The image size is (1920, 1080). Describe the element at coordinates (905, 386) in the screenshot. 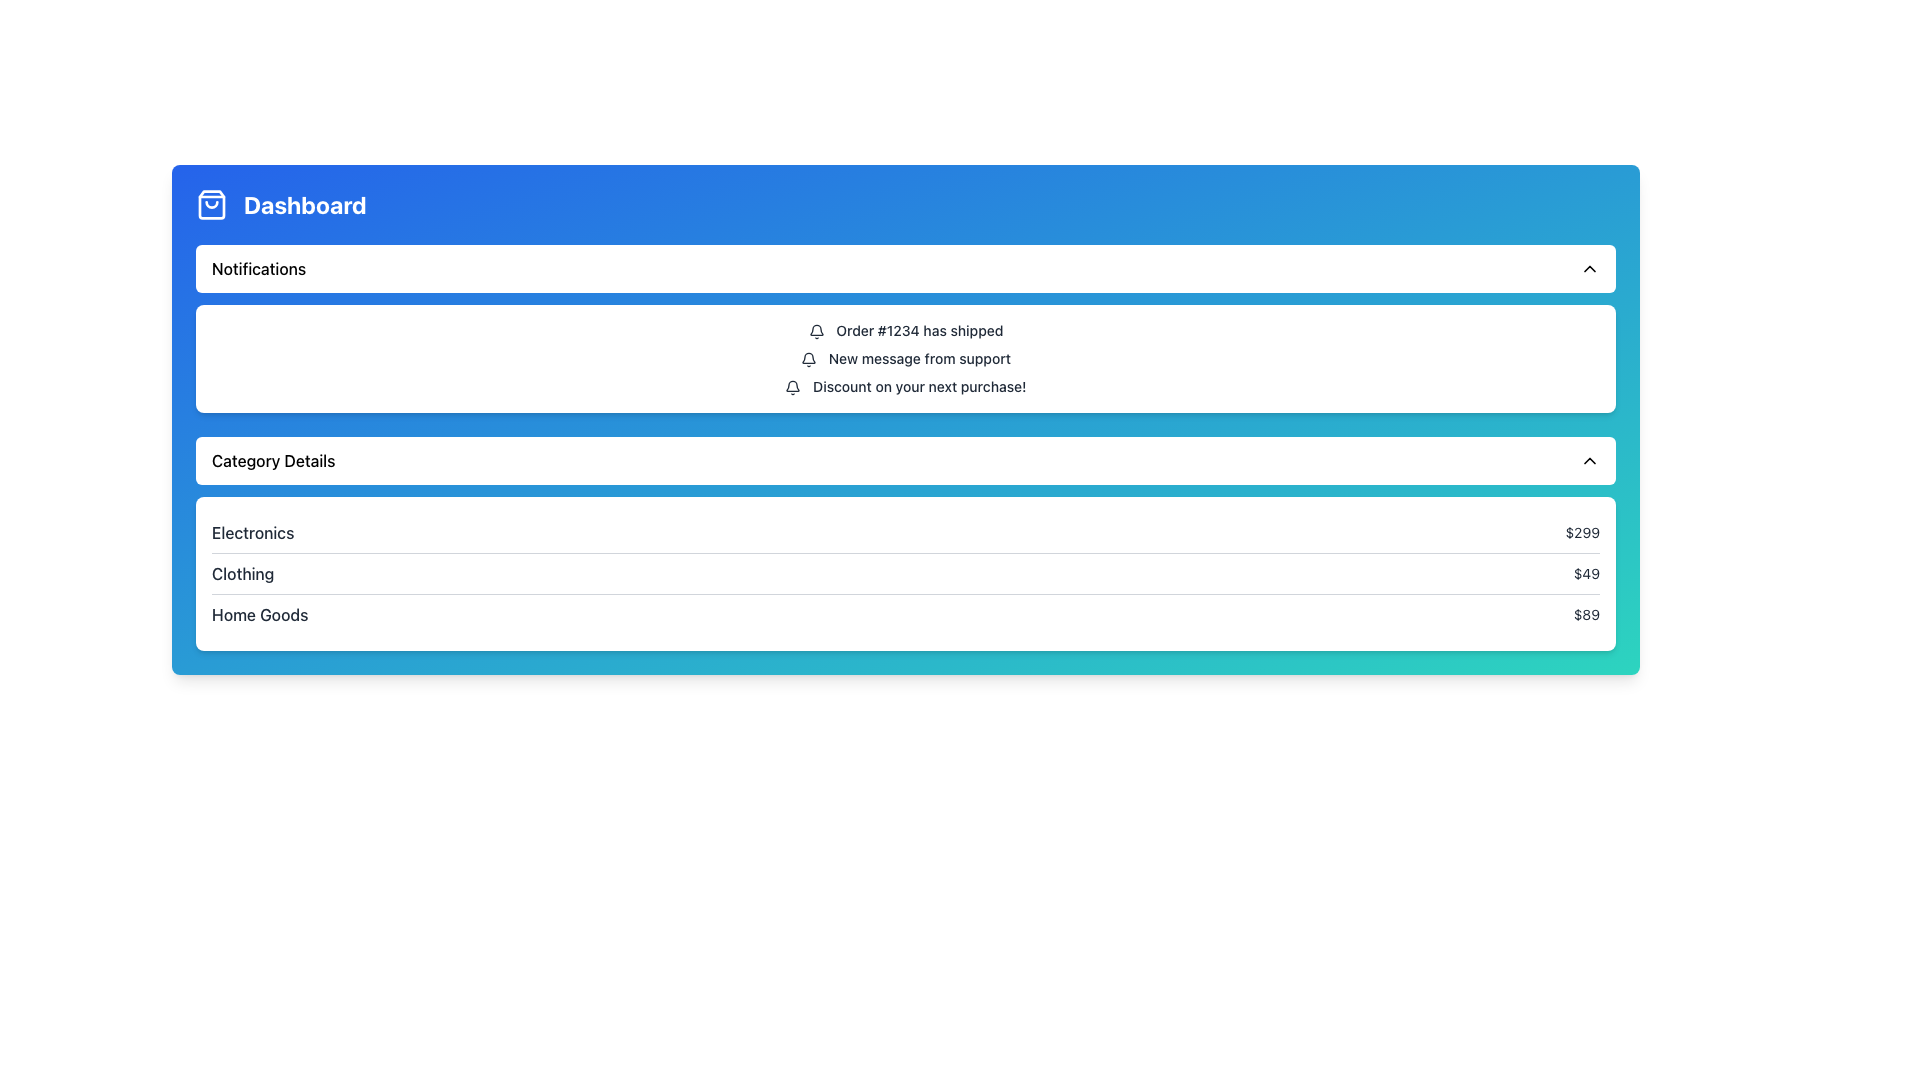

I see `the notification text displaying 'Discount on your next purchase!'` at that location.